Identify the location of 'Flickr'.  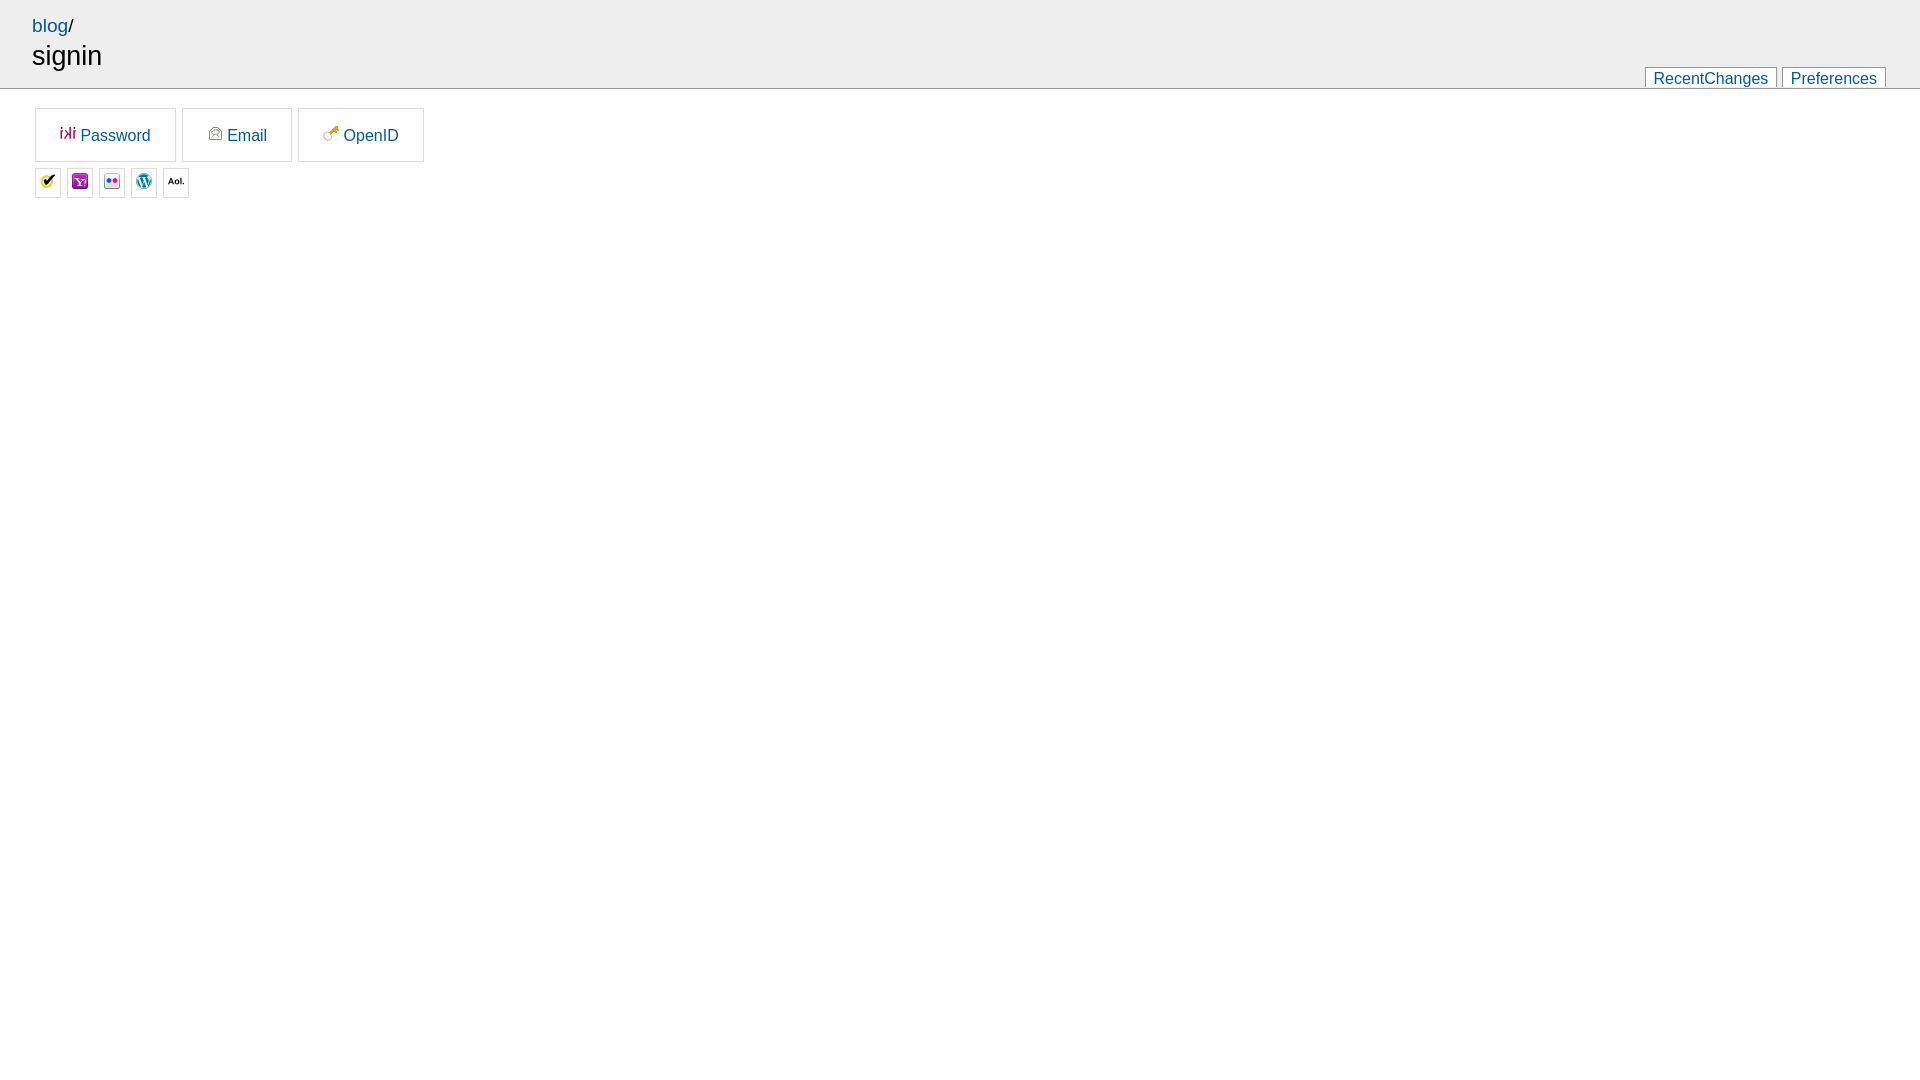
(110, 182).